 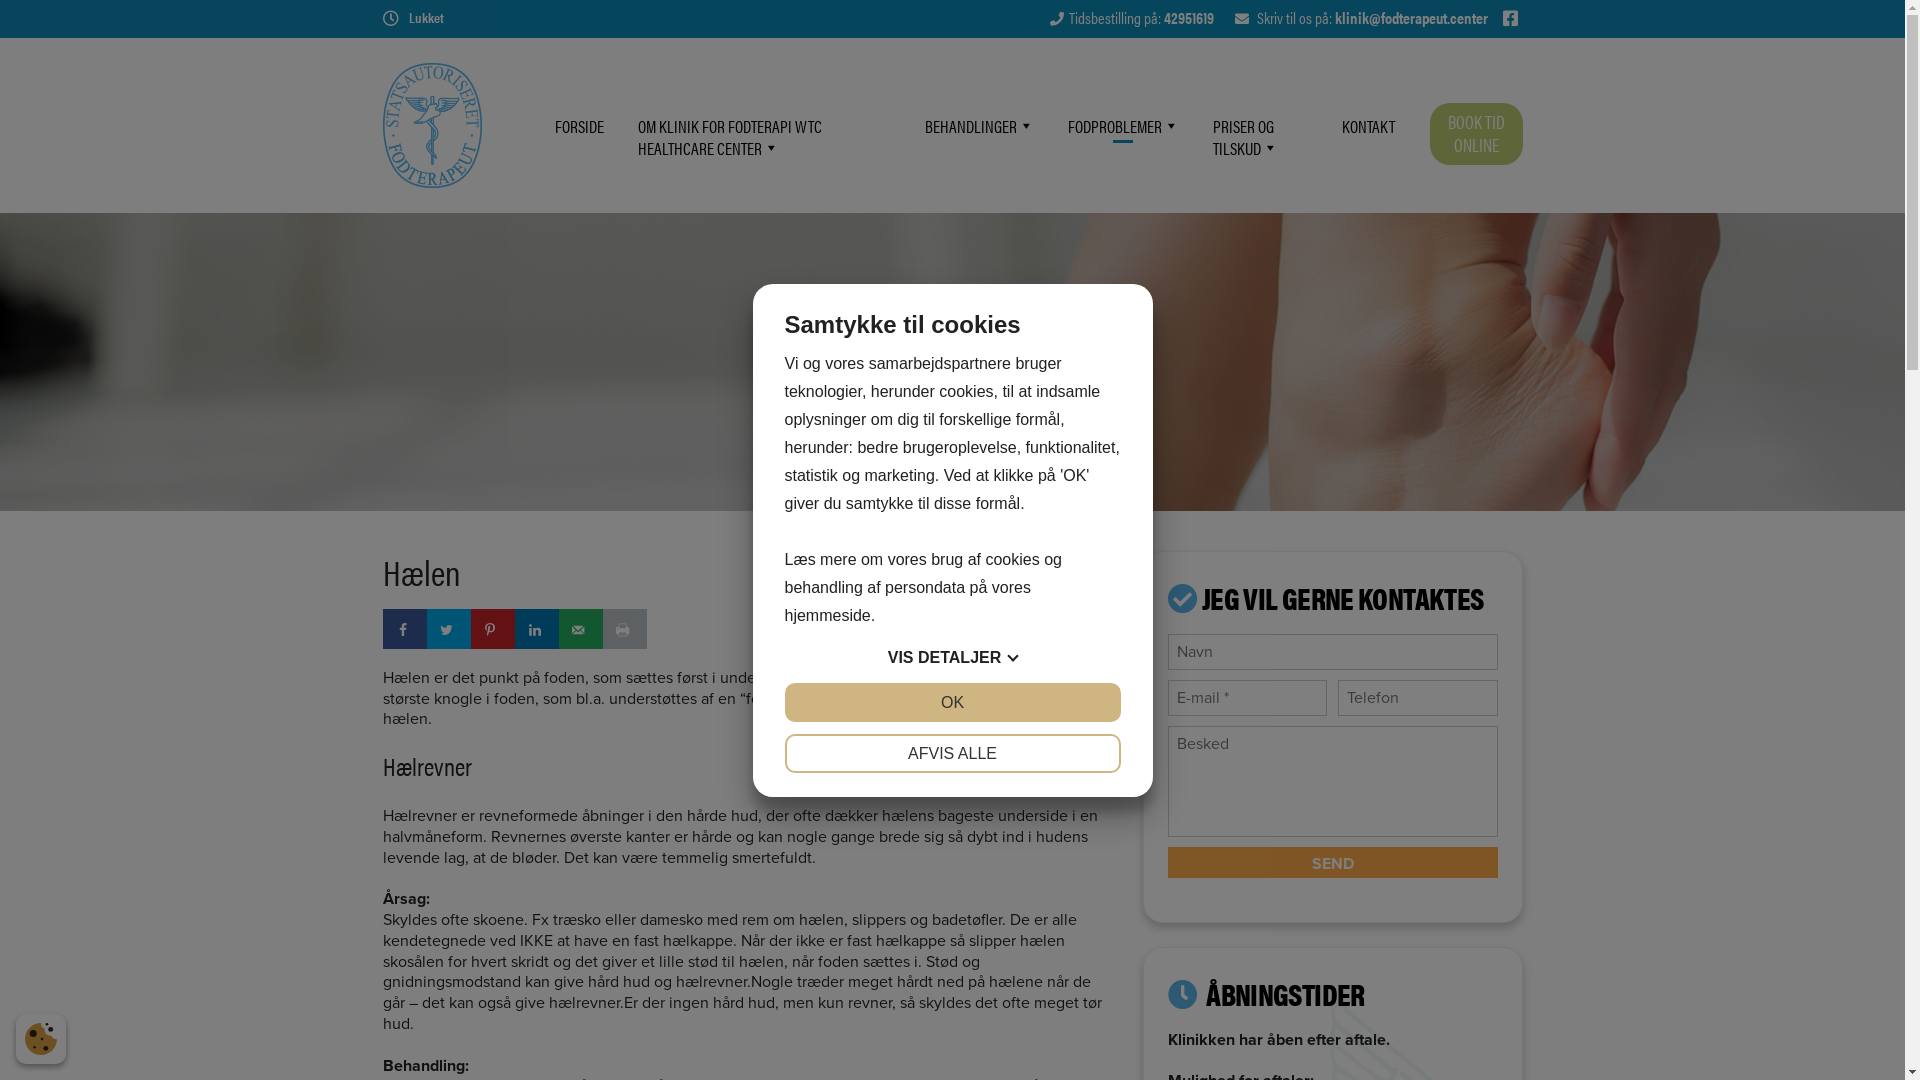 What do you see at coordinates (446, 627) in the screenshot?
I see `'Share on Twitter'` at bounding box center [446, 627].